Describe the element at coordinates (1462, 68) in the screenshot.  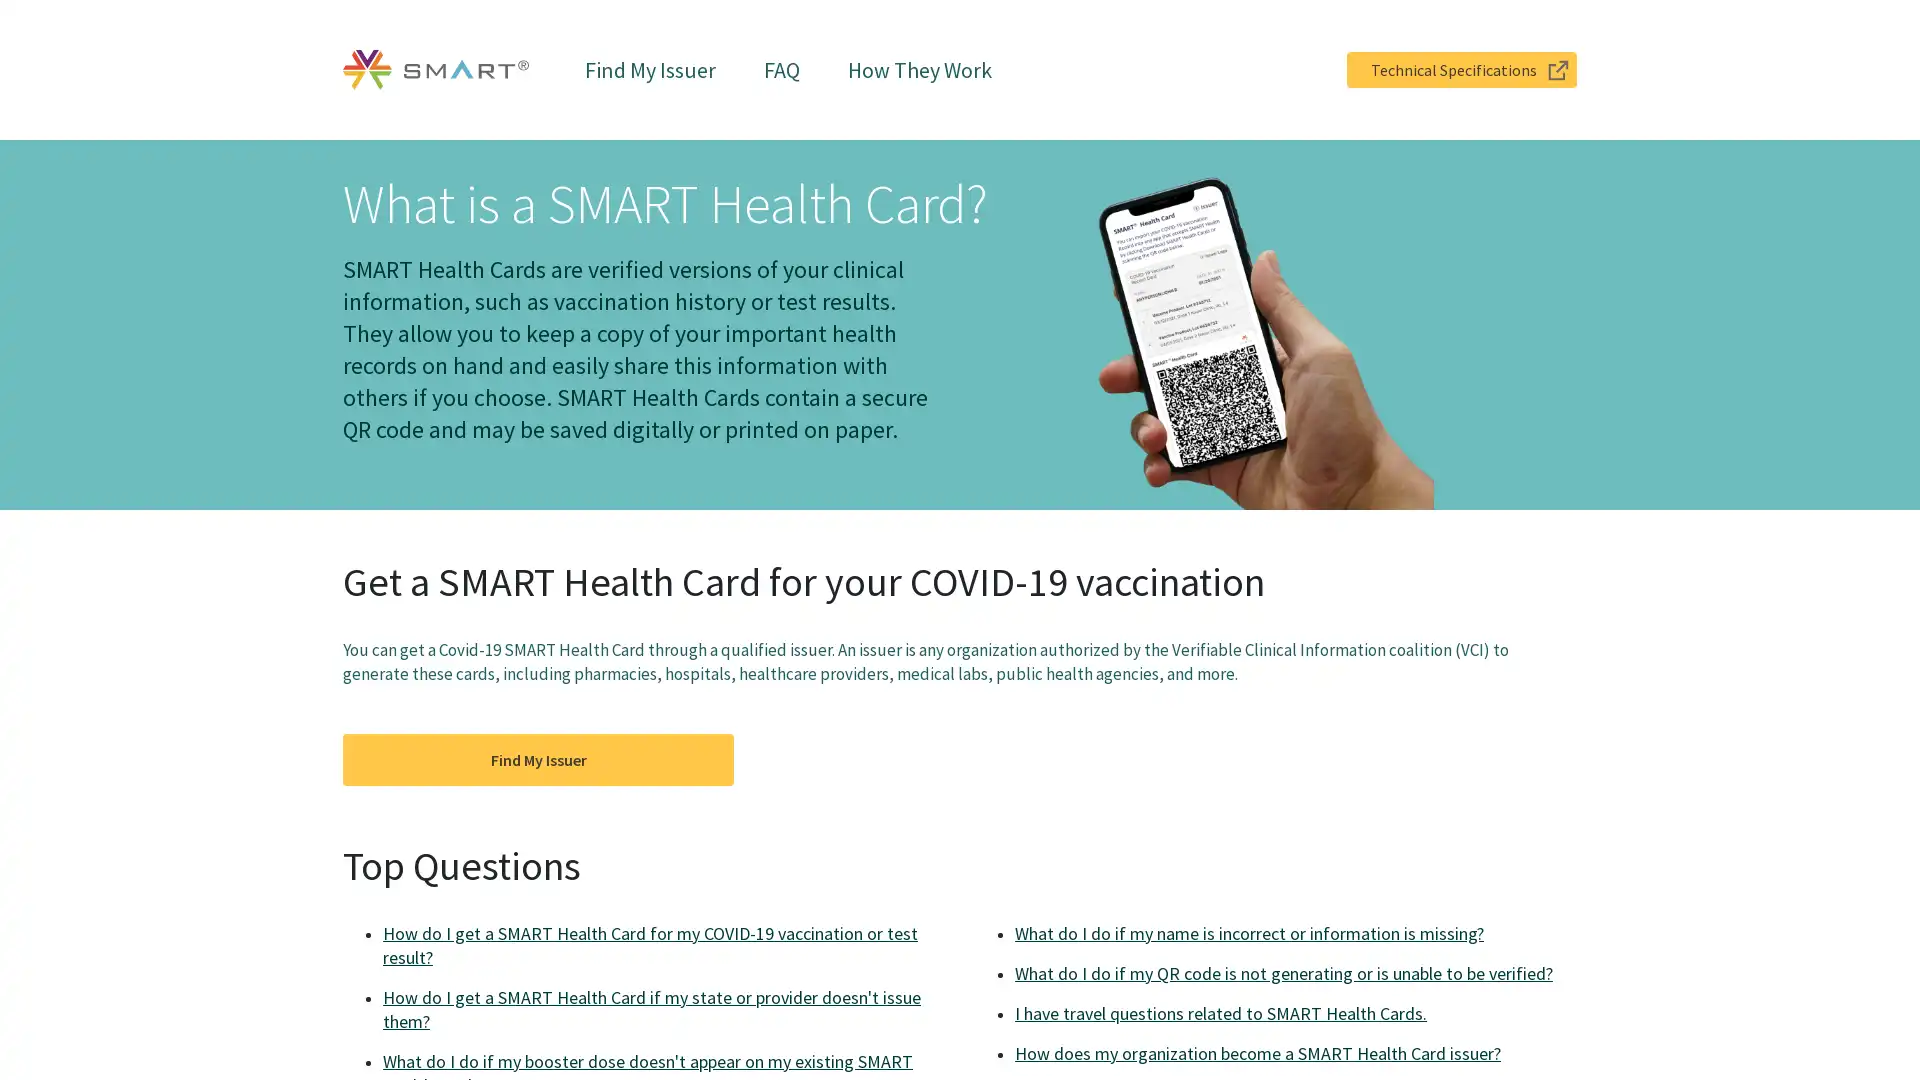
I see `Technical Specifications` at that location.